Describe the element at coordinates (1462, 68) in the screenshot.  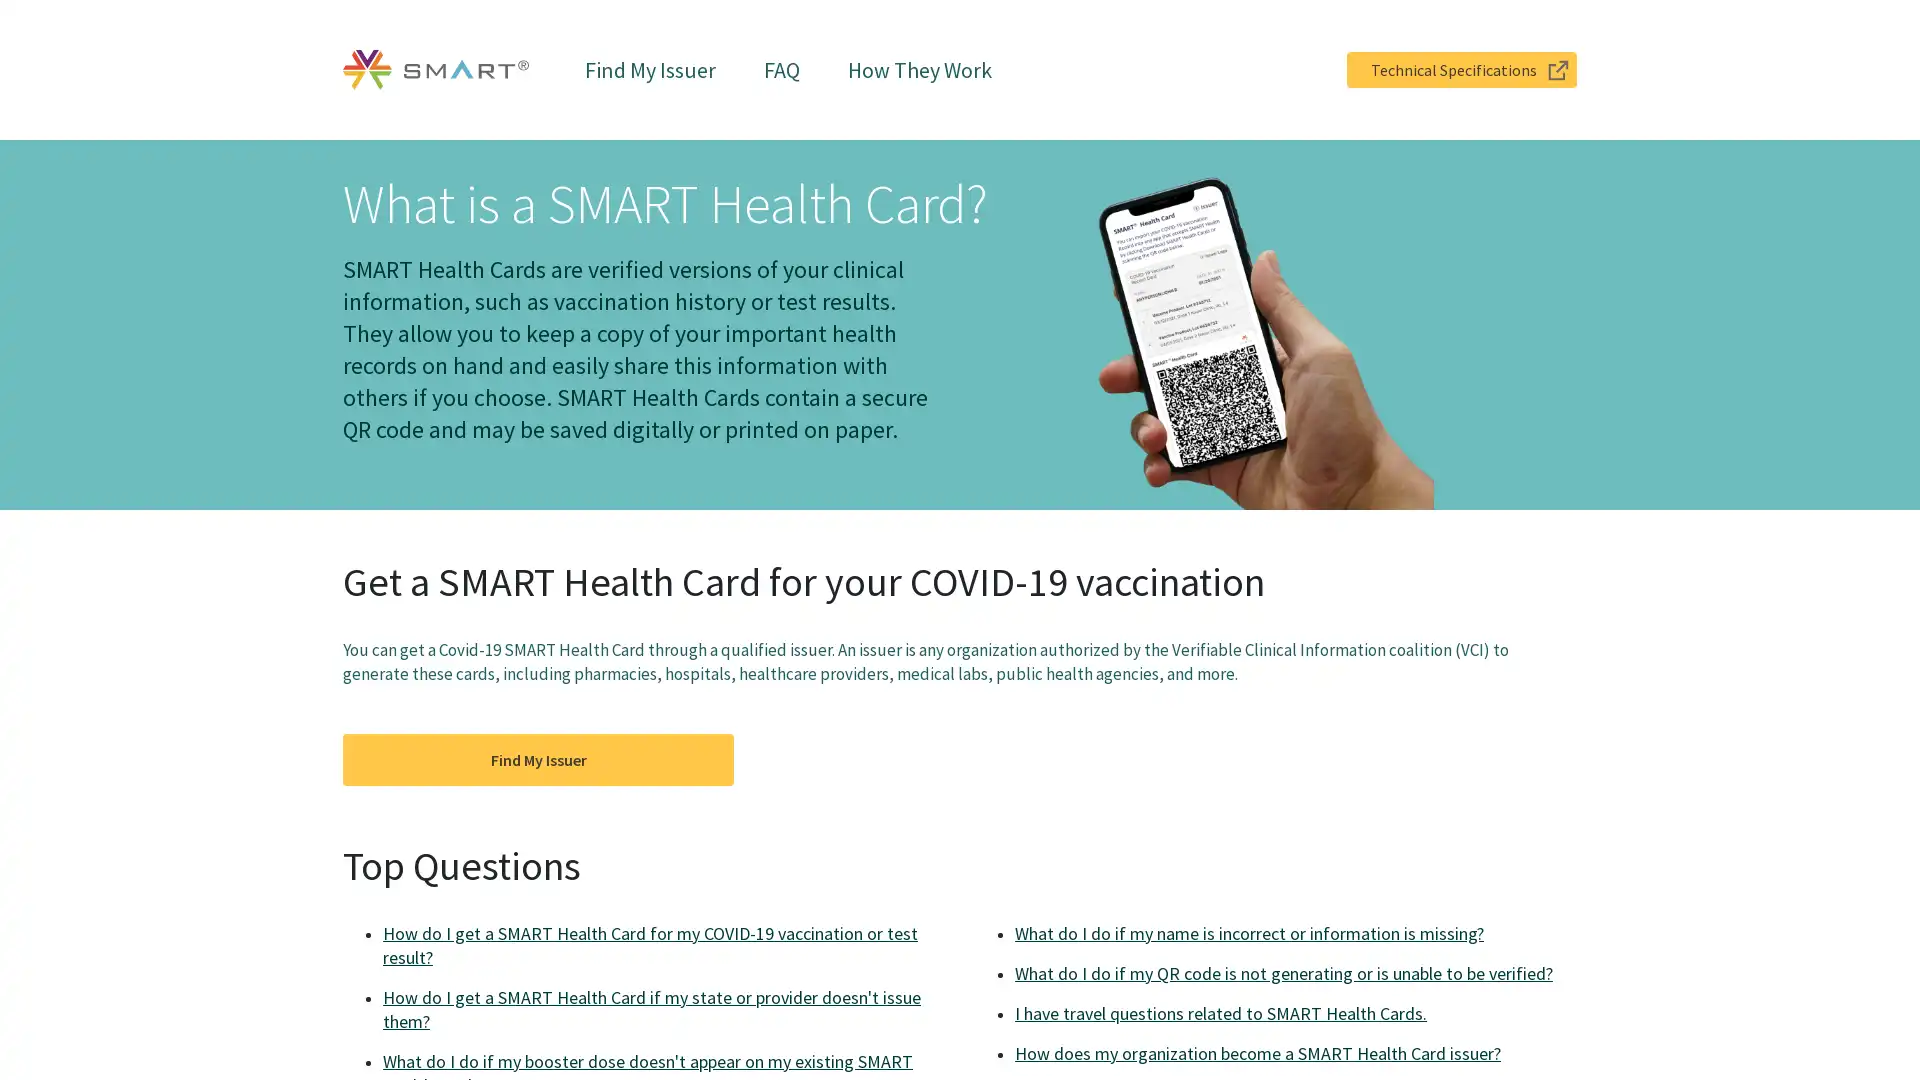
I see `Technical Specifications` at that location.